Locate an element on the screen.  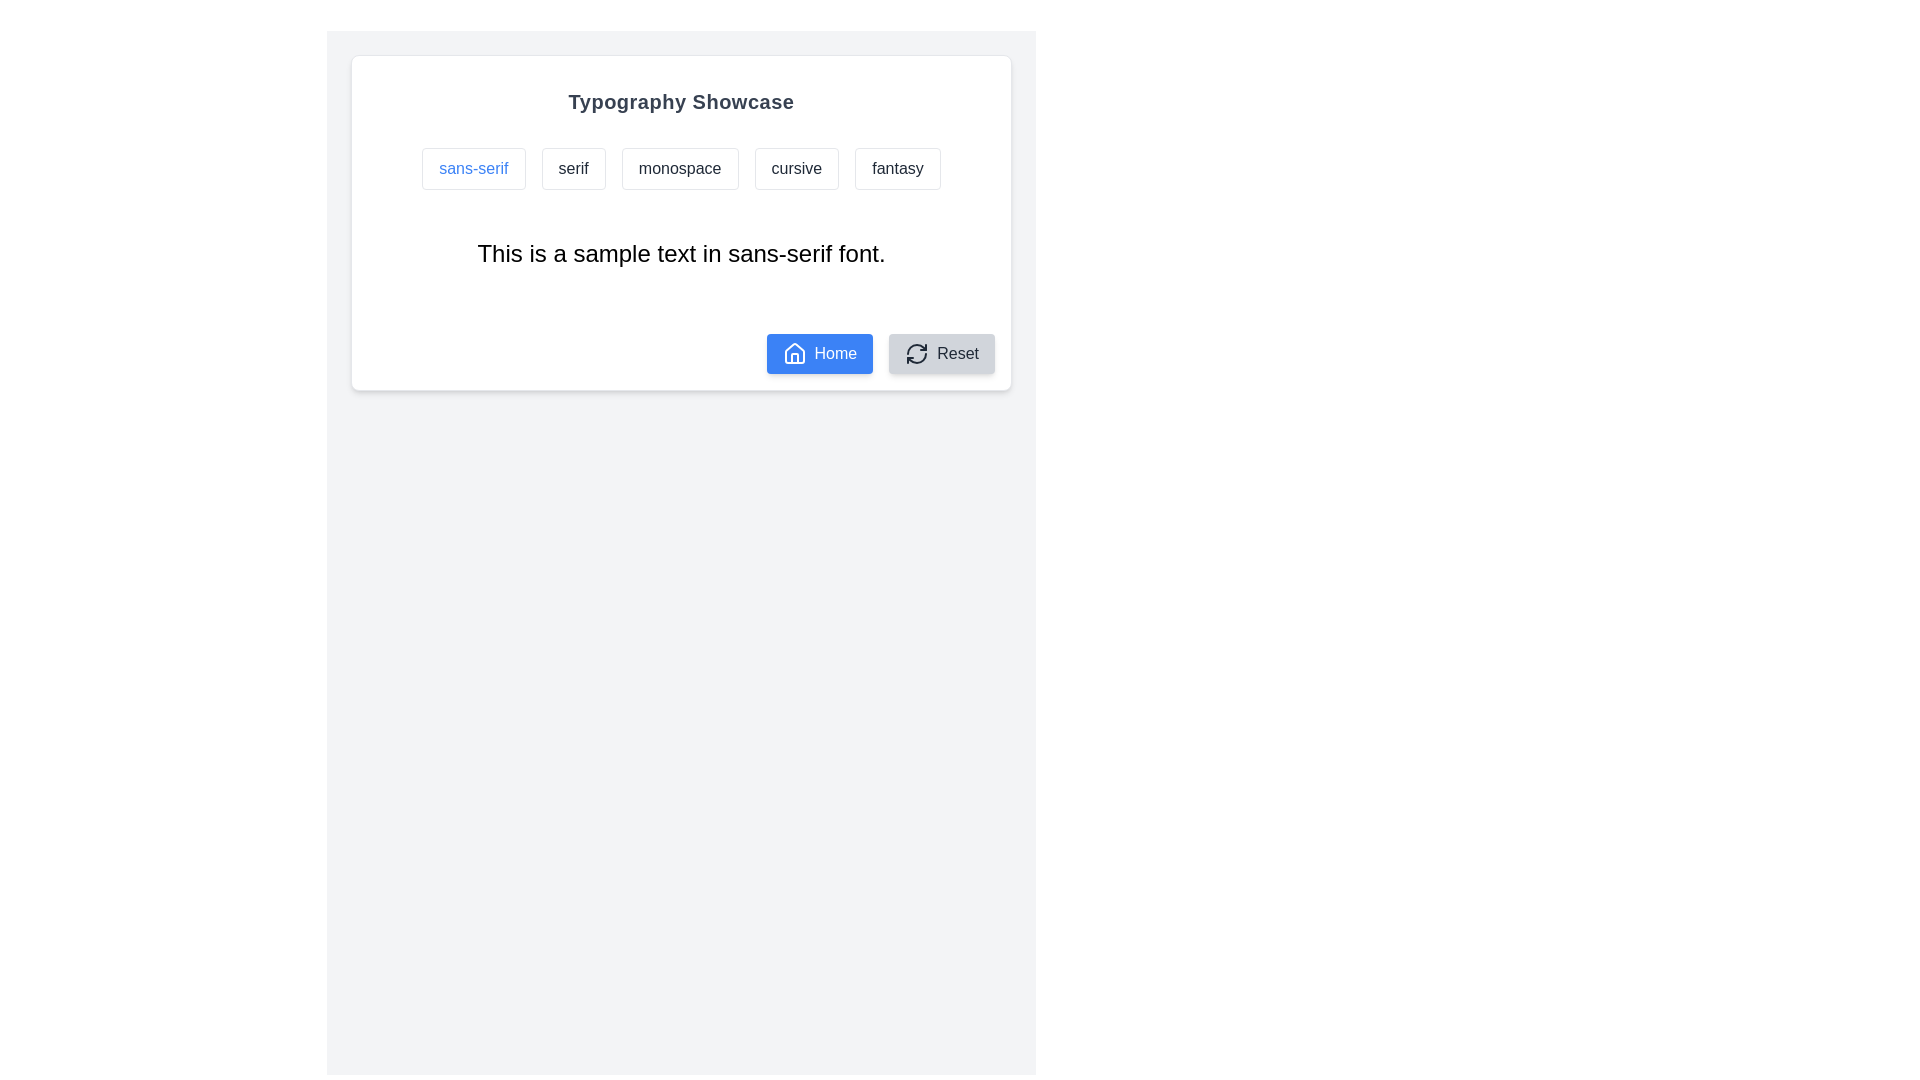
the small house-shaped icon located within the blue 'Home' button on the left side of the button is located at coordinates (793, 353).